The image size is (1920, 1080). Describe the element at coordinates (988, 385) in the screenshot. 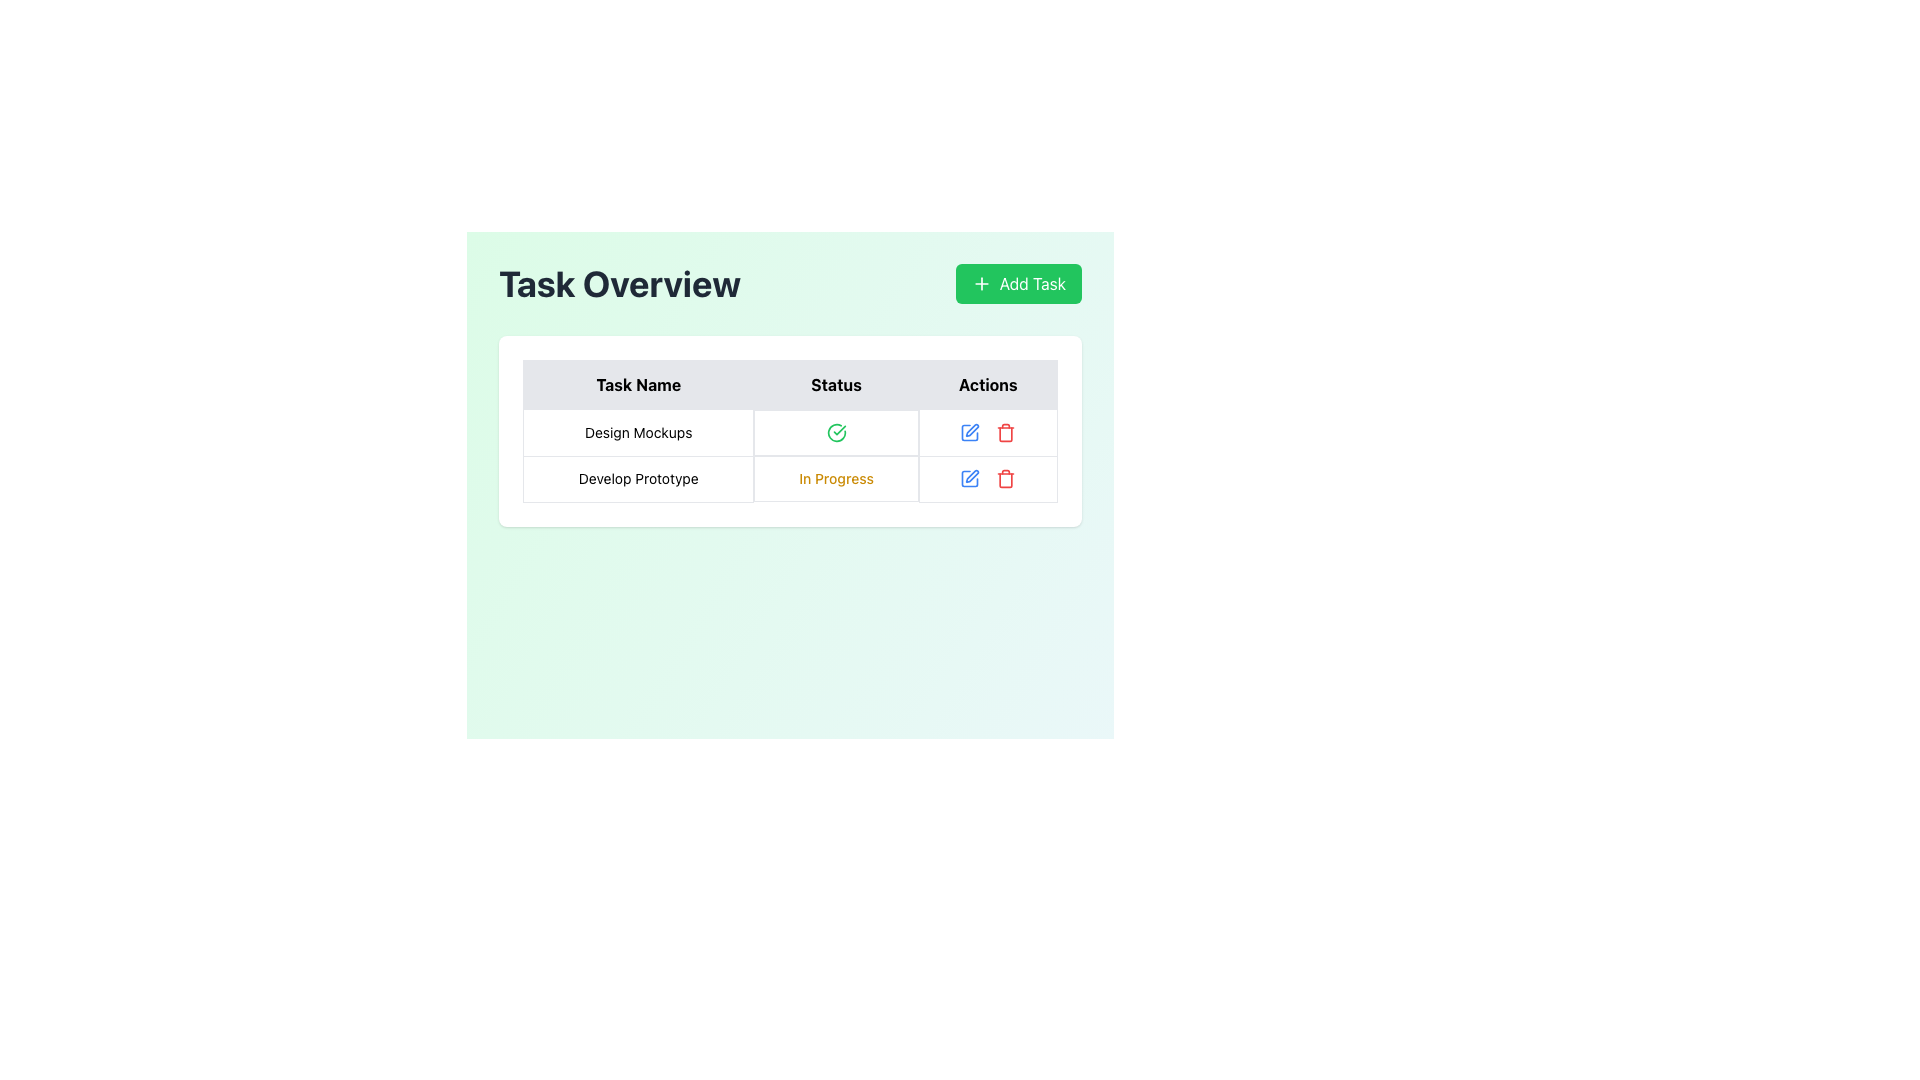

I see `the third column header in the table, which indicates actions related to the corresponding rows` at that location.